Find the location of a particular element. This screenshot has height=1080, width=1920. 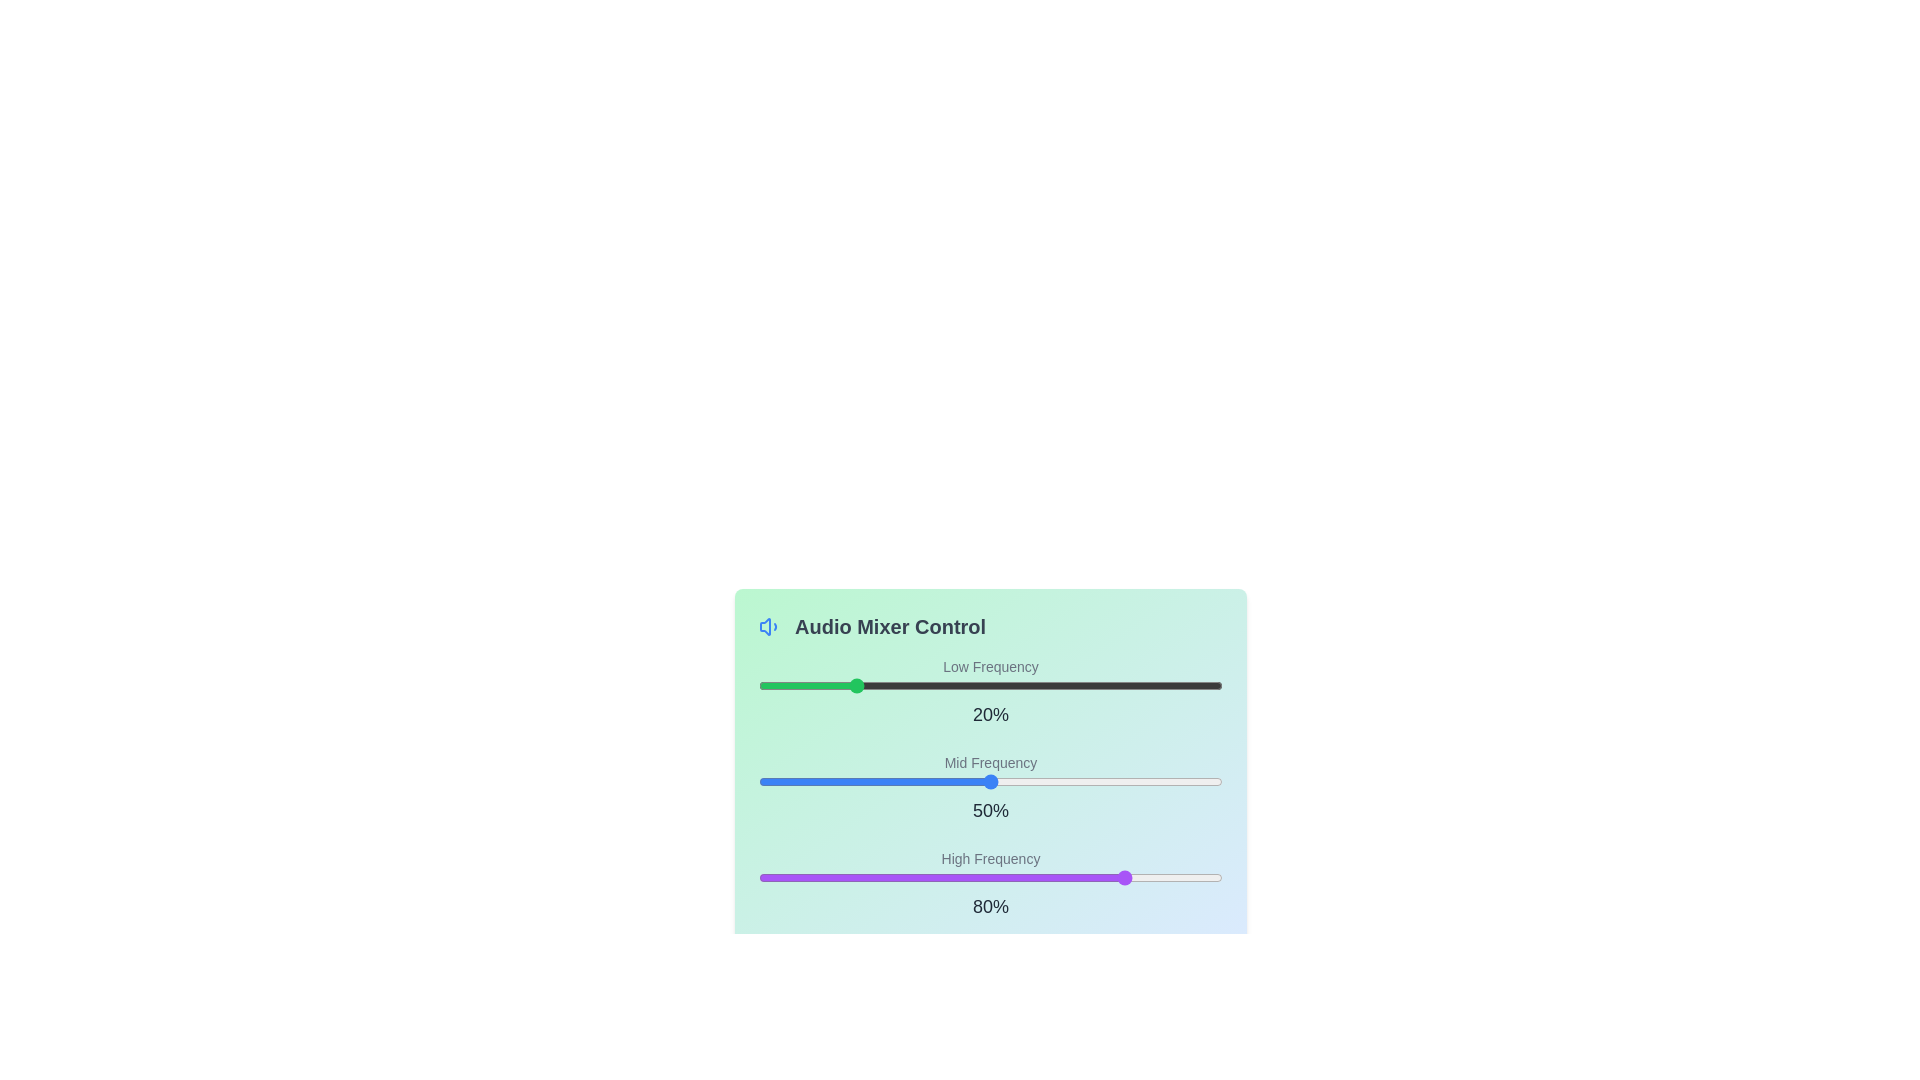

the 'High Frequency' slider is located at coordinates (851, 877).